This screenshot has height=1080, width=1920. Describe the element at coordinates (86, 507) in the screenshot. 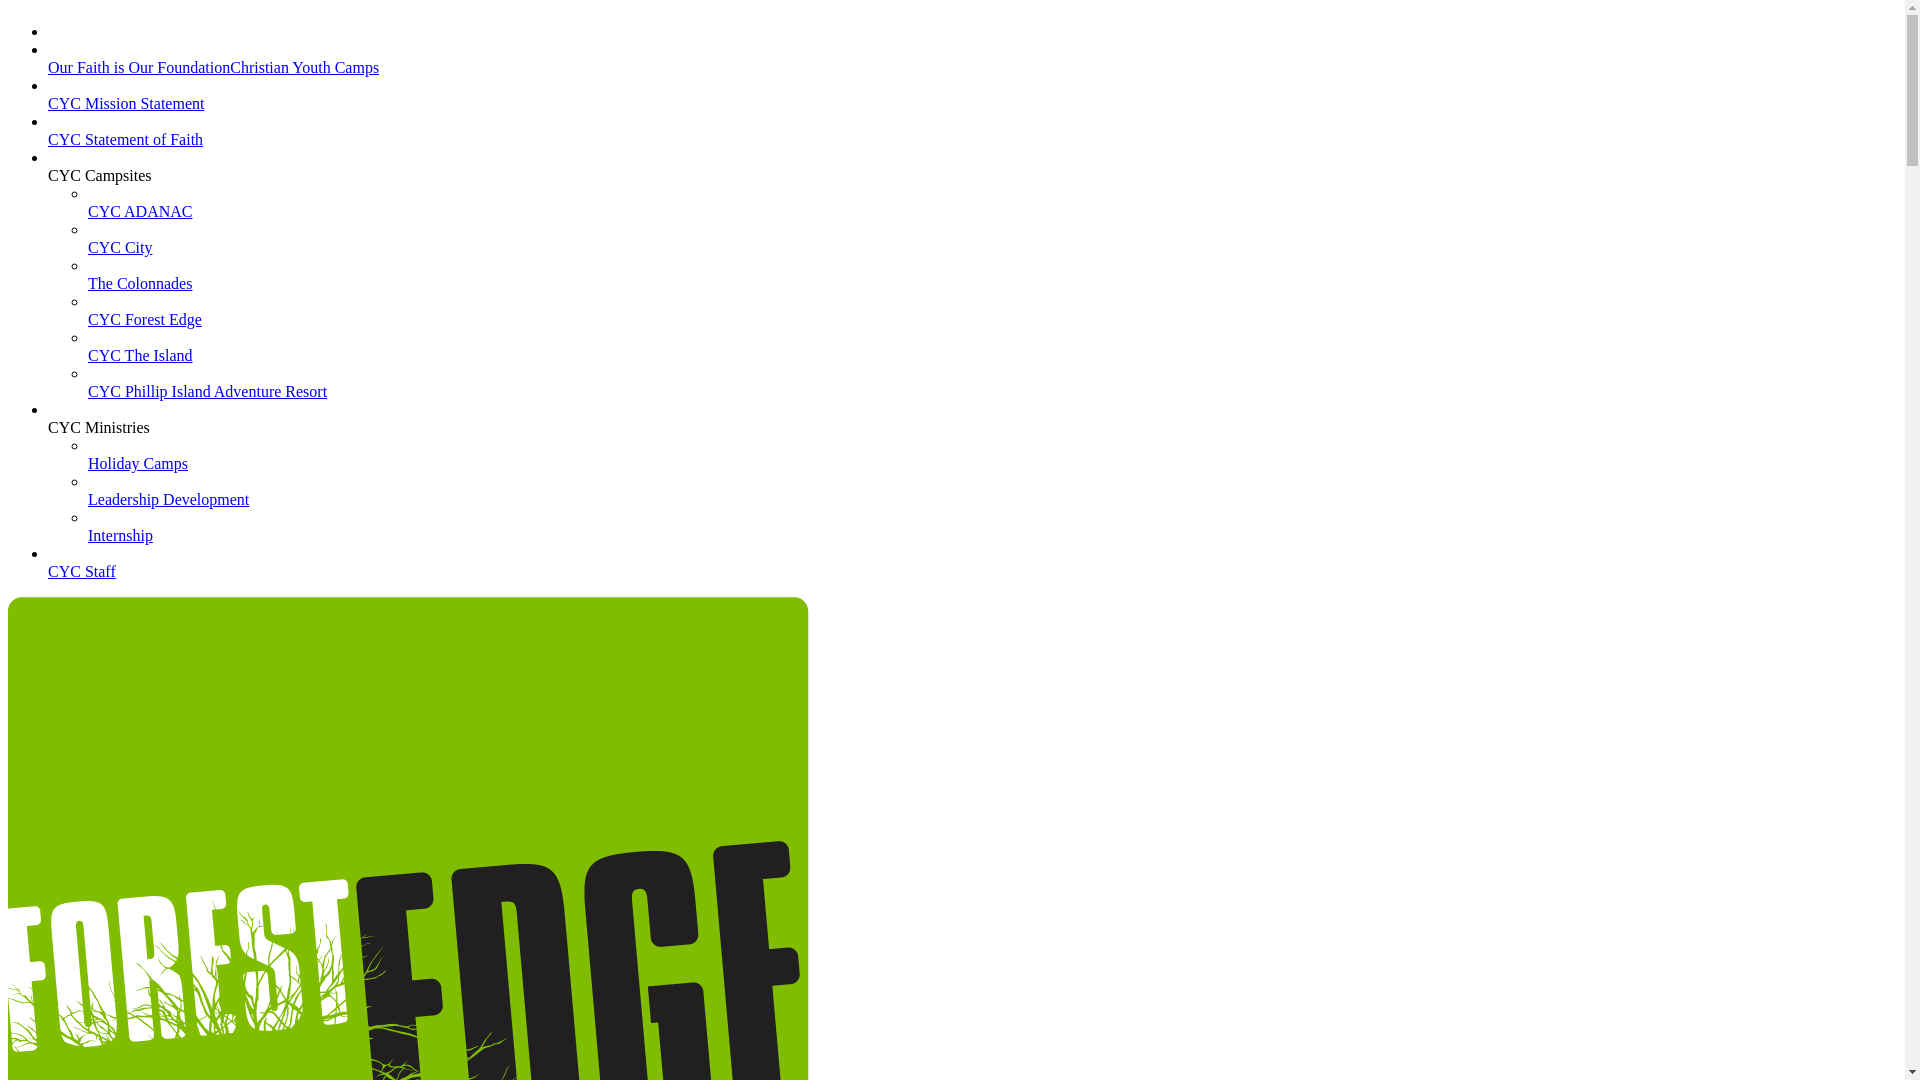

I see `'Leadership Development'` at that location.